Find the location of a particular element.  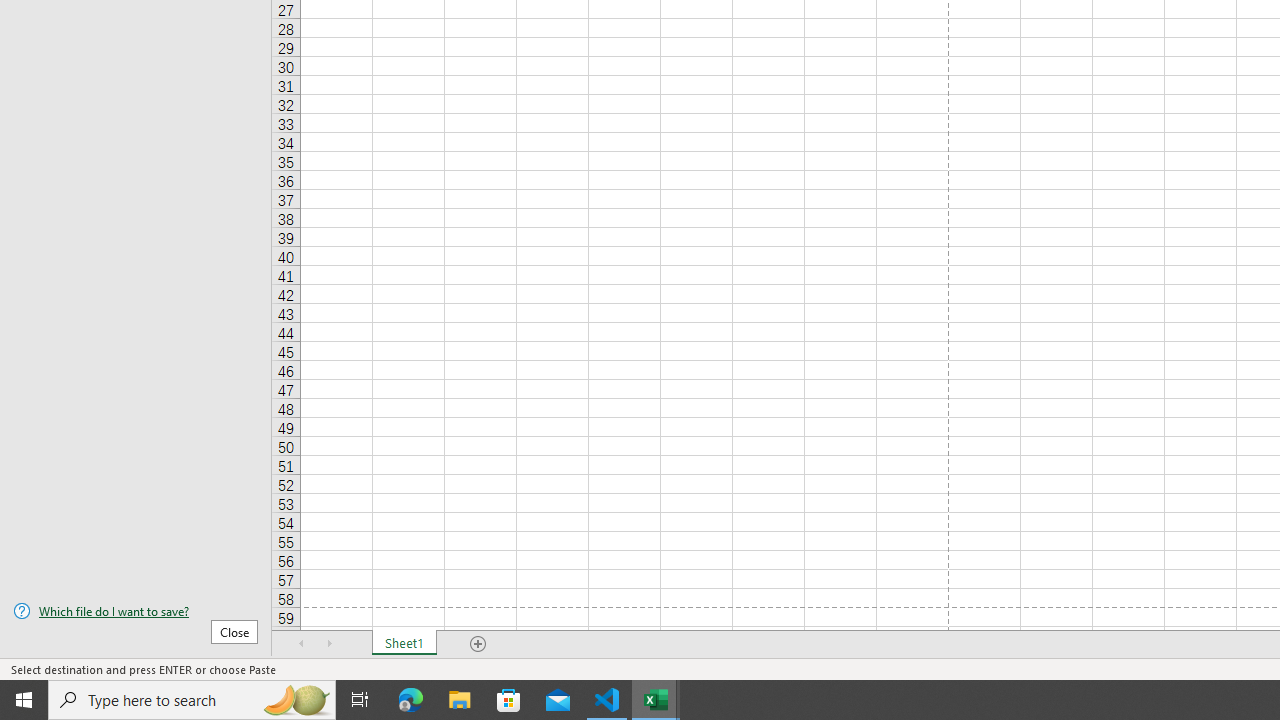

'Type here to search' is located at coordinates (192, 698).